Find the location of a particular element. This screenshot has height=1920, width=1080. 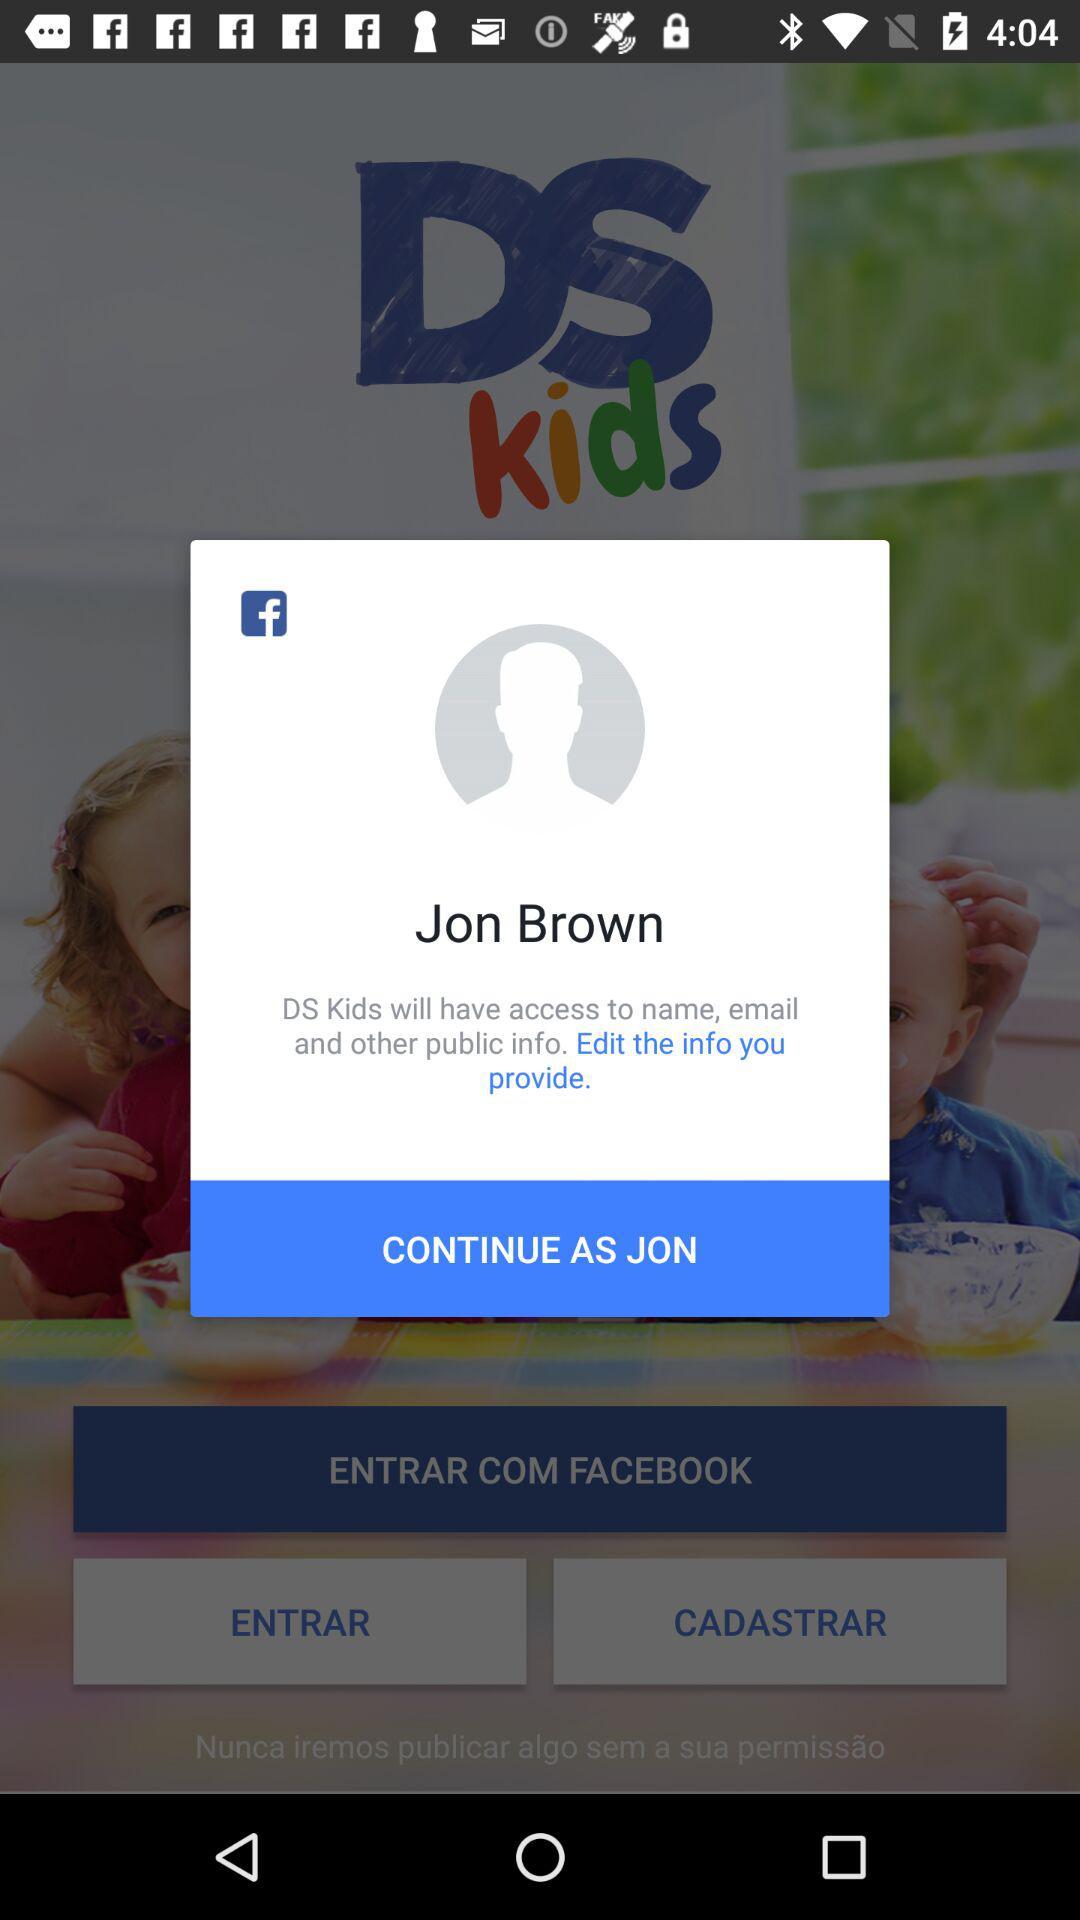

item below the ds kids will icon is located at coordinates (540, 1247).